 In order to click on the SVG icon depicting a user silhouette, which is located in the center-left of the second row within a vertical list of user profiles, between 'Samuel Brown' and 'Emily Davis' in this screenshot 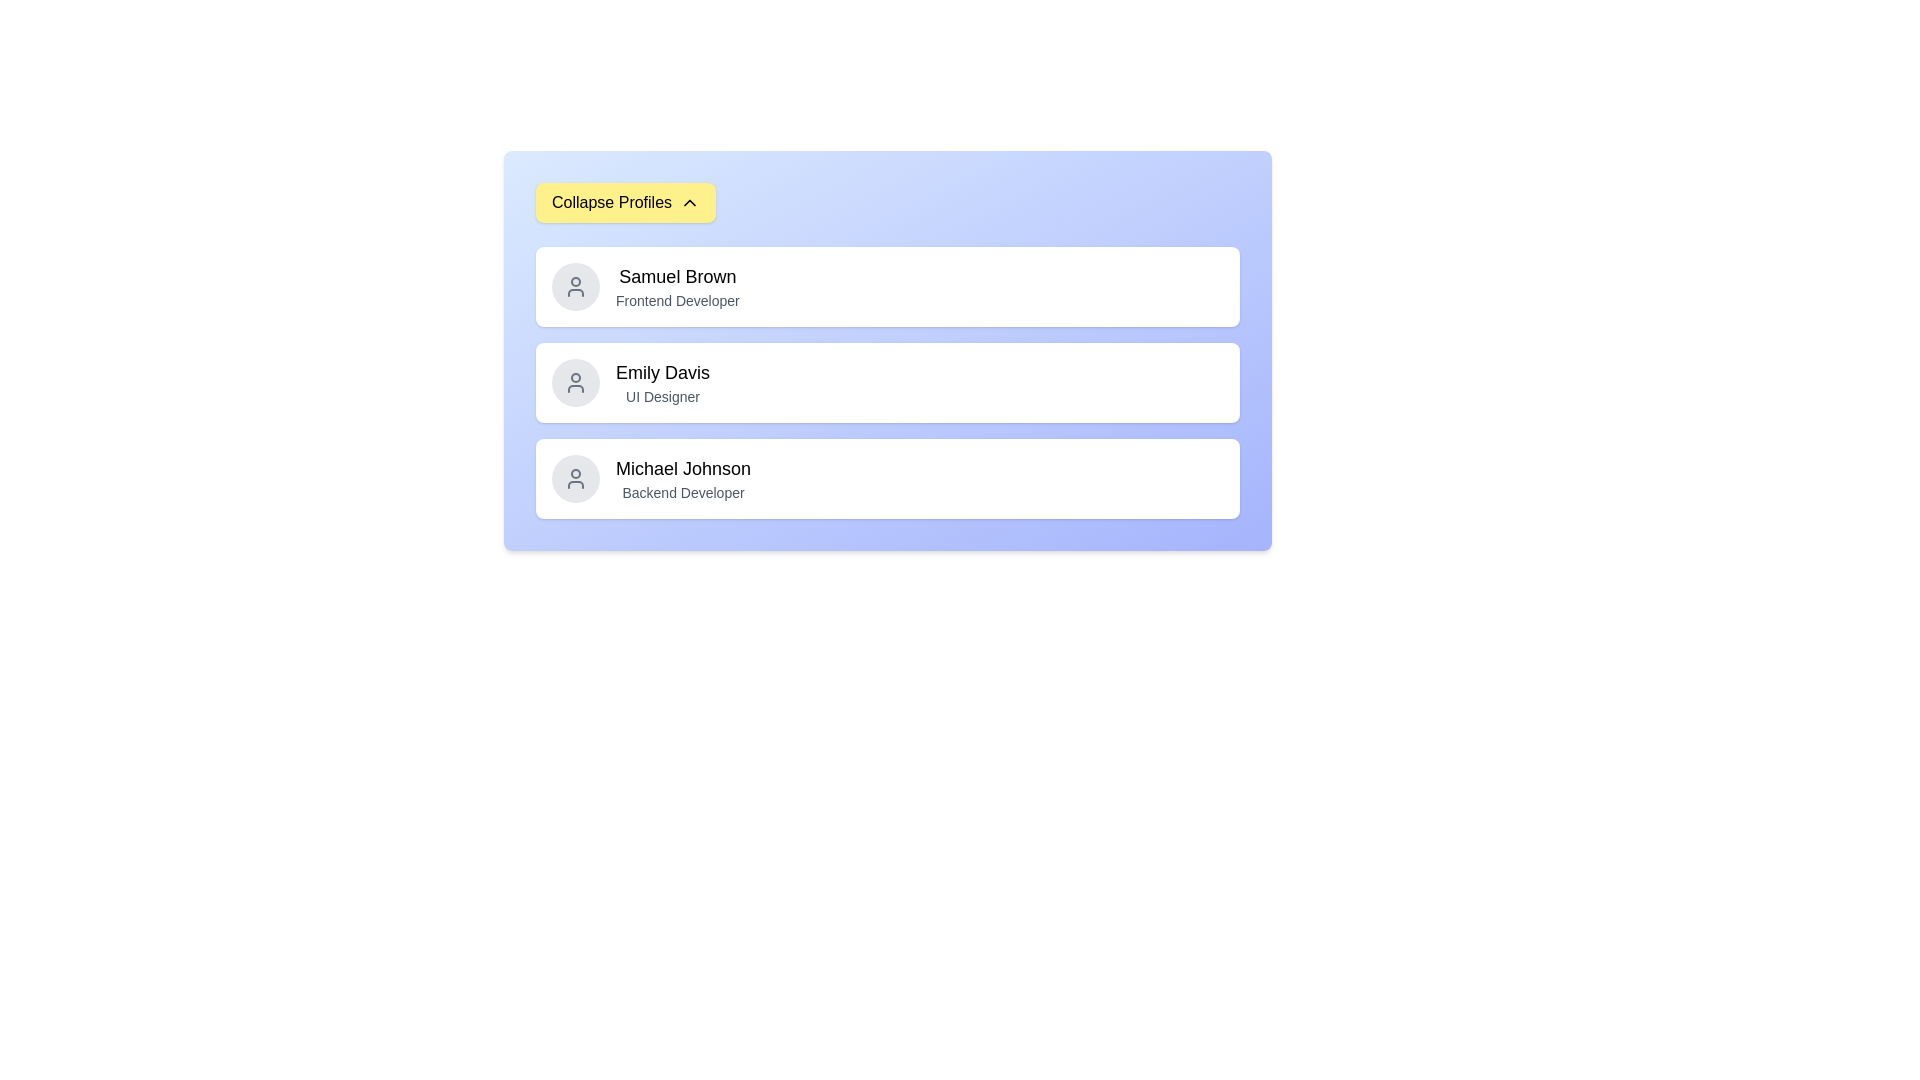, I will do `click(575, 382)`.